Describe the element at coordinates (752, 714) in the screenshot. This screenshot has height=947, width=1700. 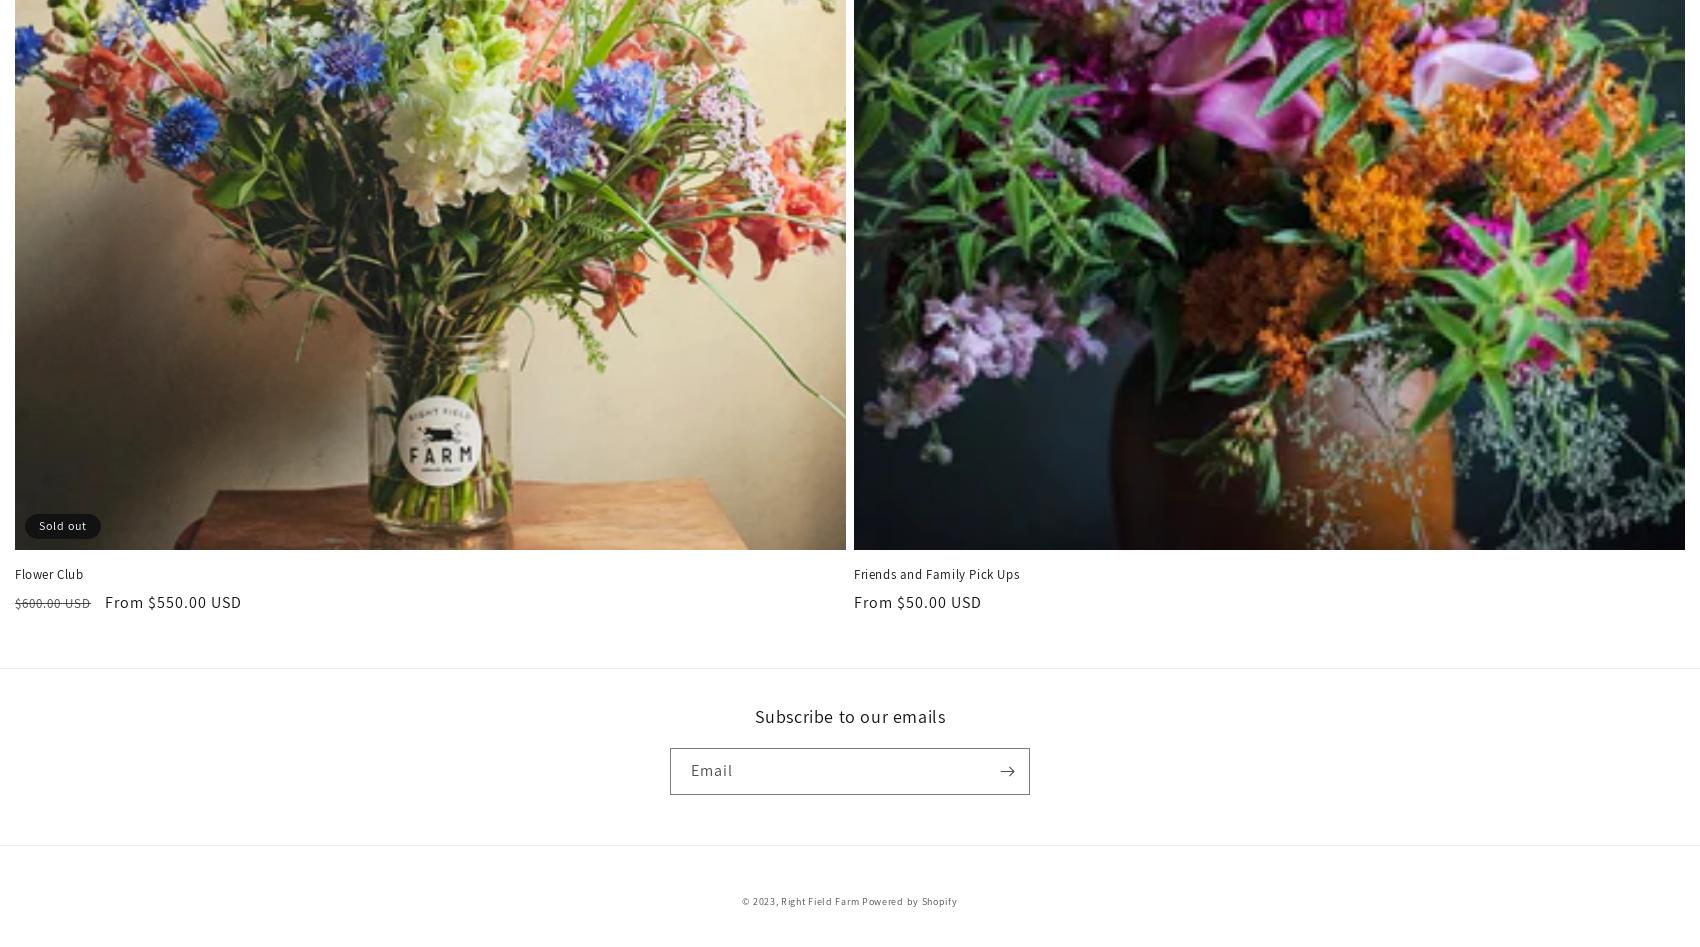
I see `'Subscribe to our emails'` at that location.